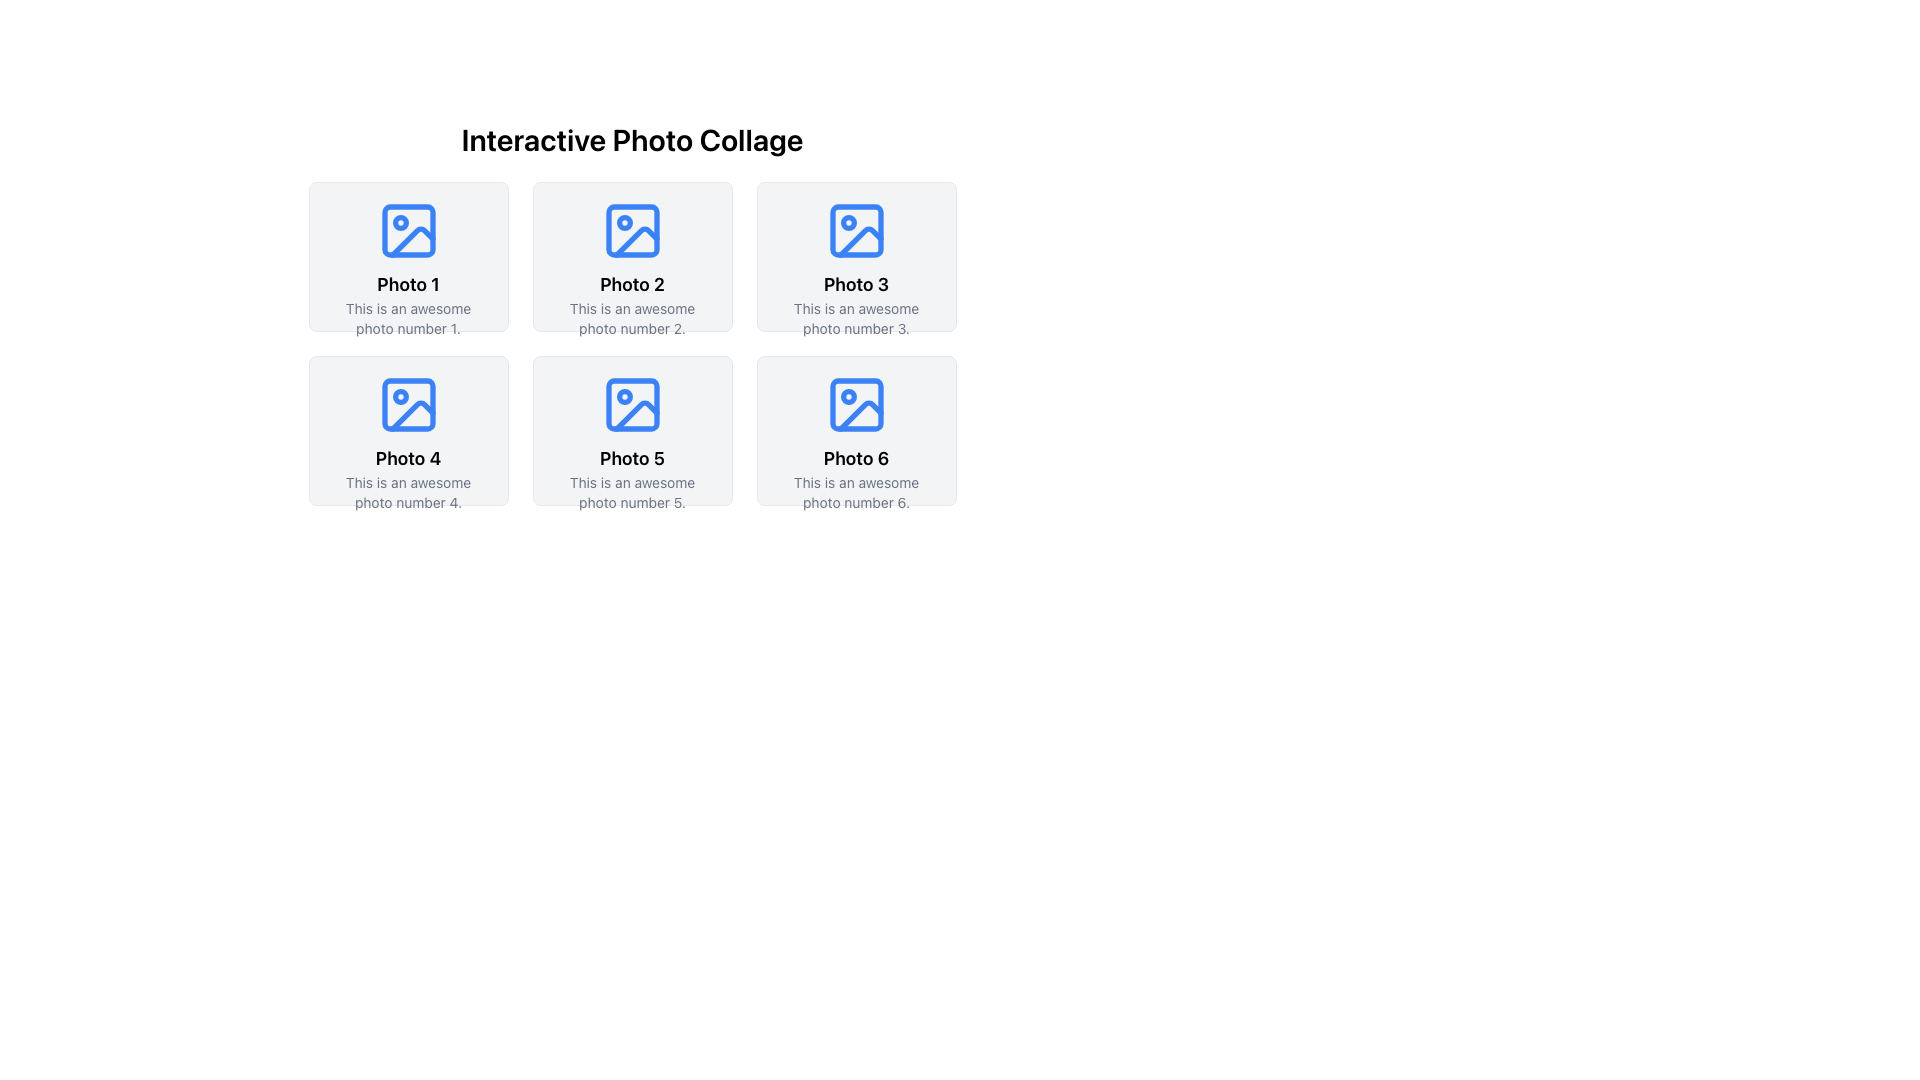 Image resolution: width=1920 pixels, height=1080 pixels. What do you see at coordinates (407, 430) in the screenshot?
I see `the interactive 'zoom in' button icon overlaying the image in the 'Photo 4' section` at bounding box center [407, 430].